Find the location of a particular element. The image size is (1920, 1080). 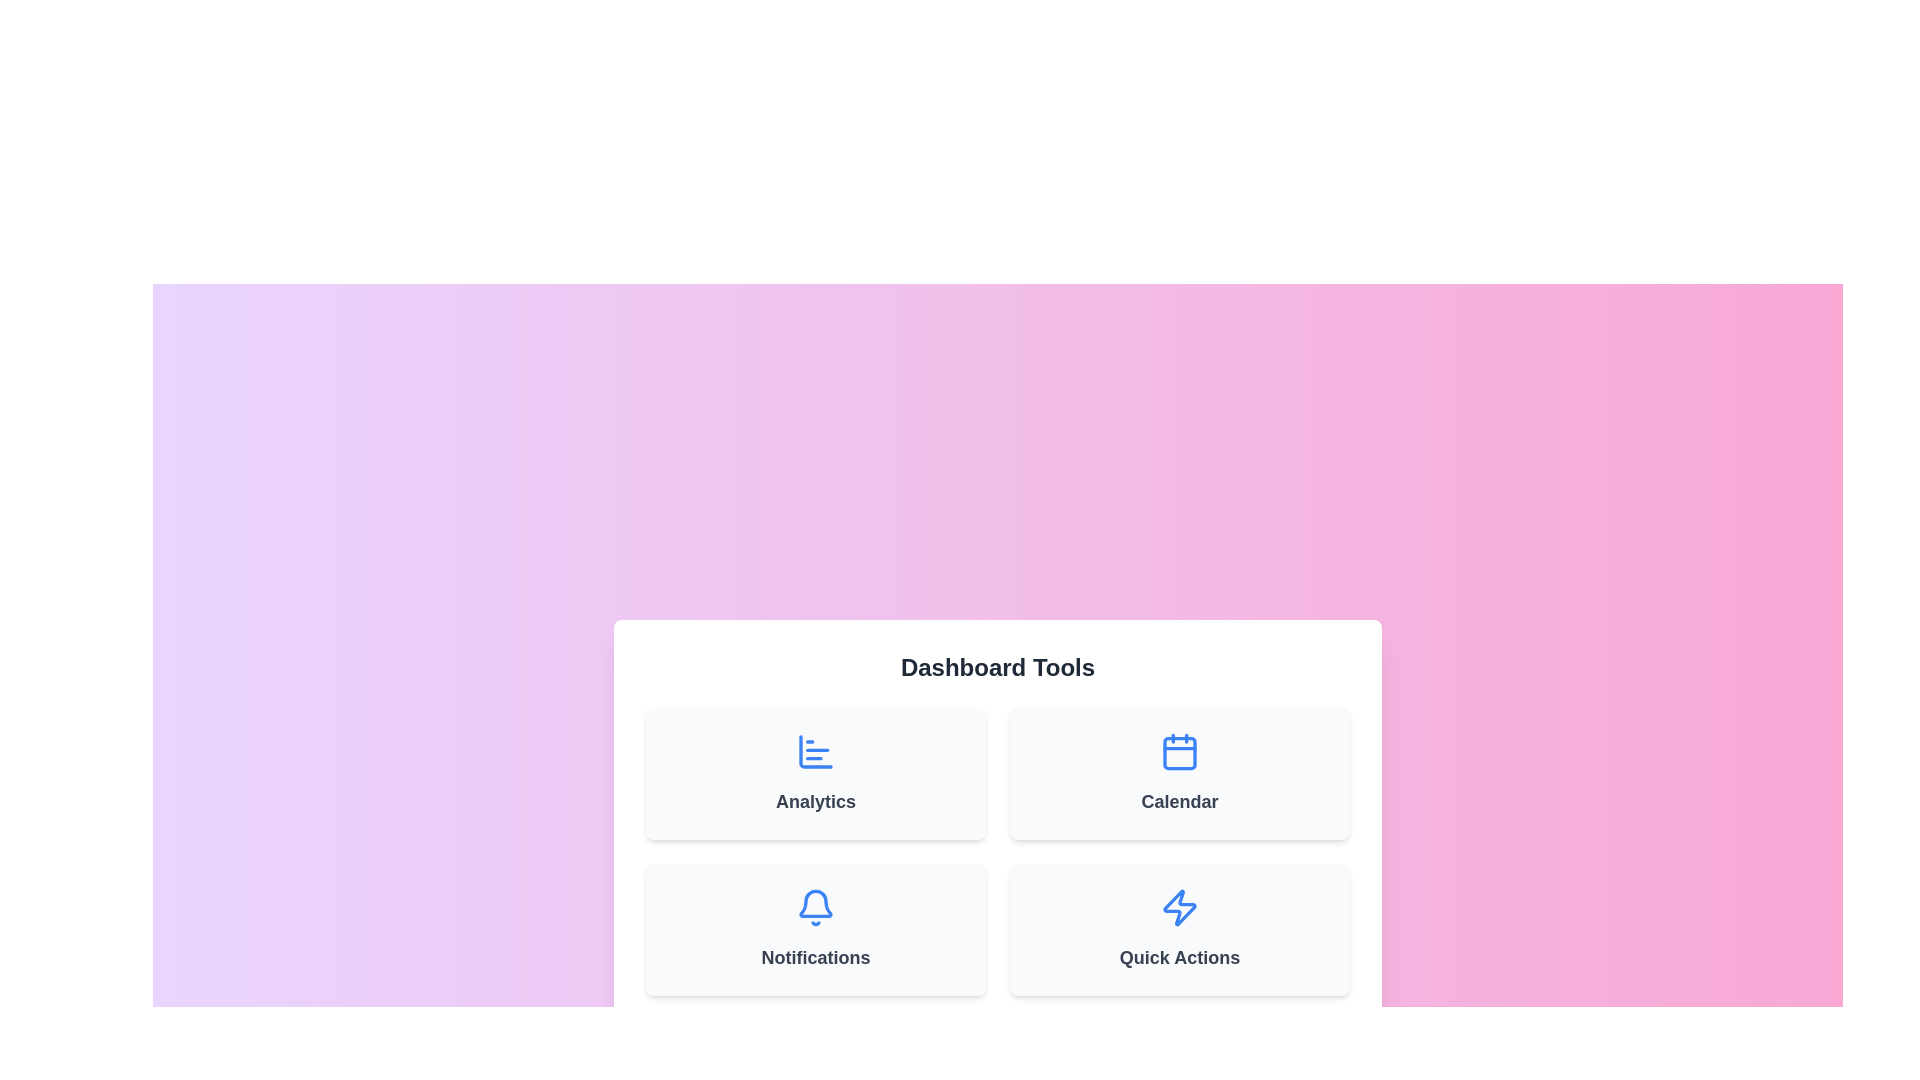

the 'Calendar' interactive card located in the top-right cell of the grid is located at coordinates (1180, 773).